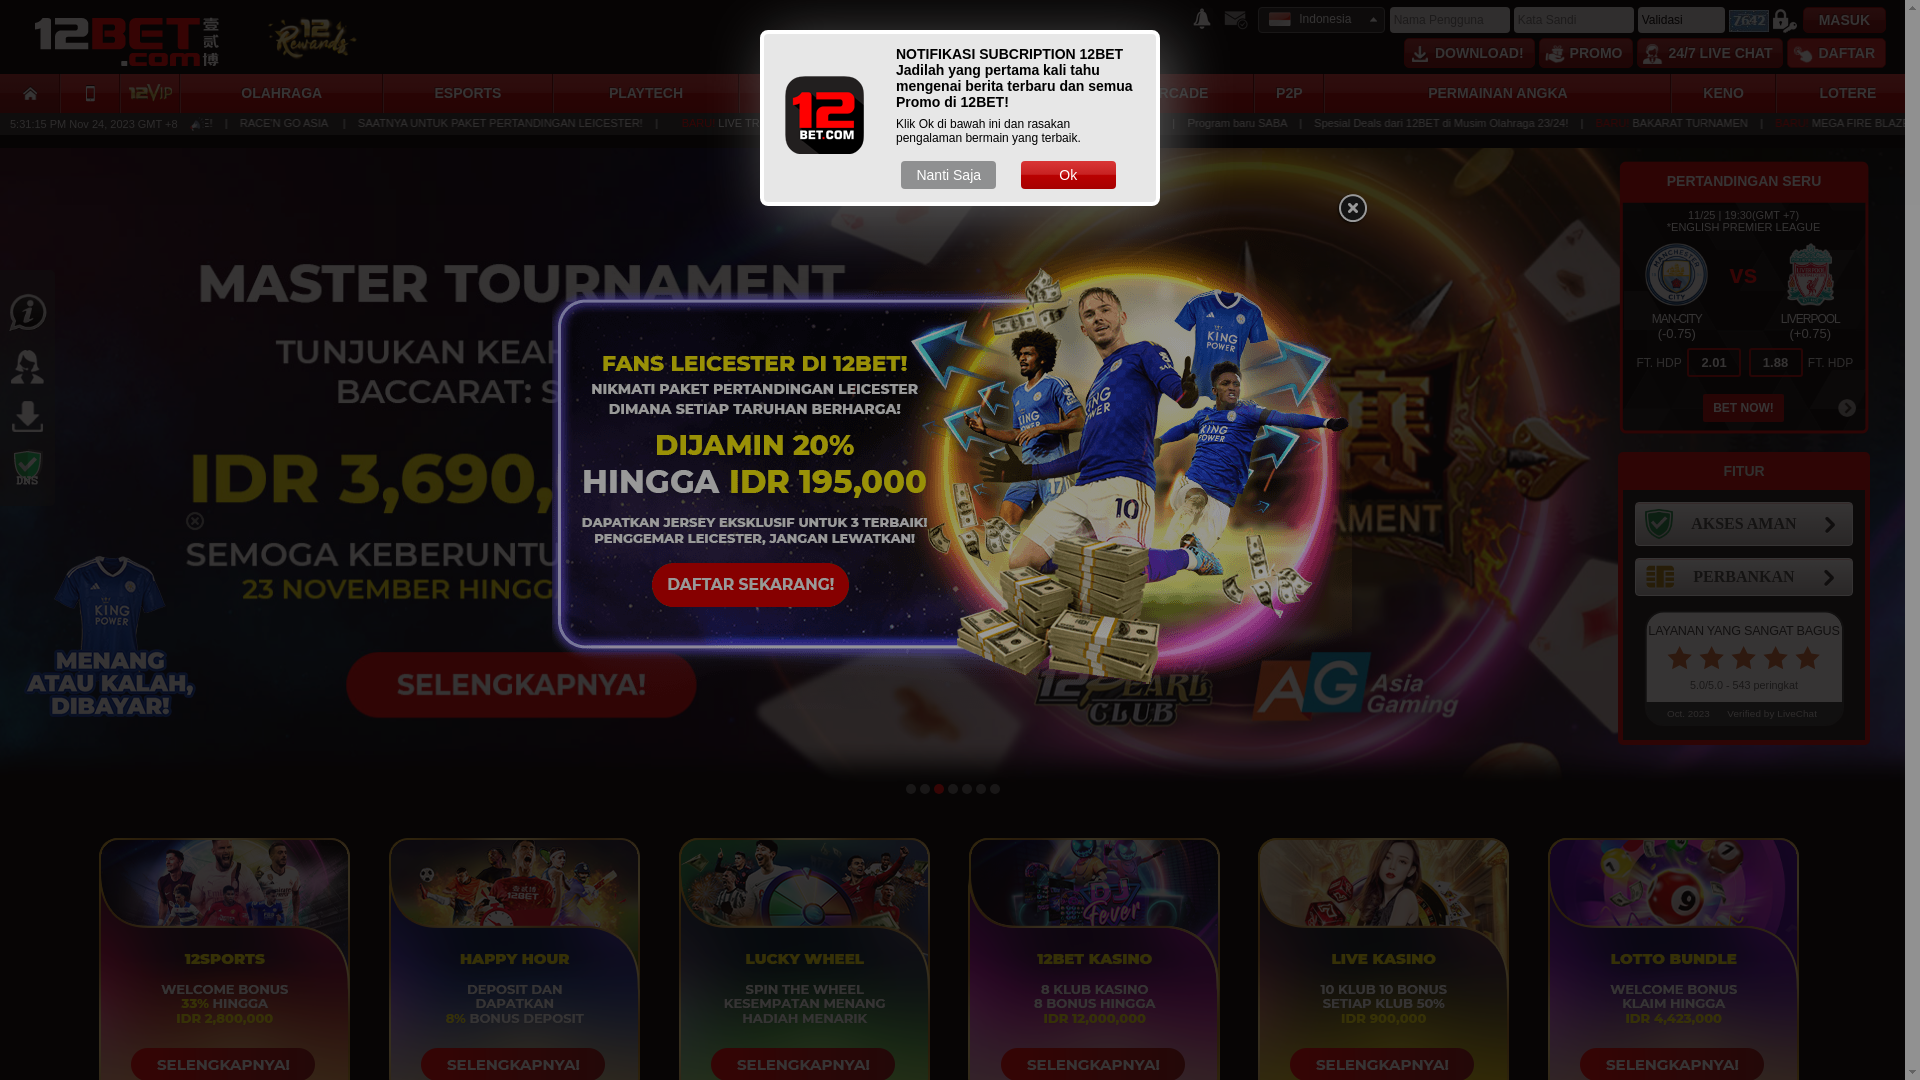 Image resolution: width=1920 pixels, height=1080 pixels. I want to click on 'OLAHRAGA', so click(280, 93).